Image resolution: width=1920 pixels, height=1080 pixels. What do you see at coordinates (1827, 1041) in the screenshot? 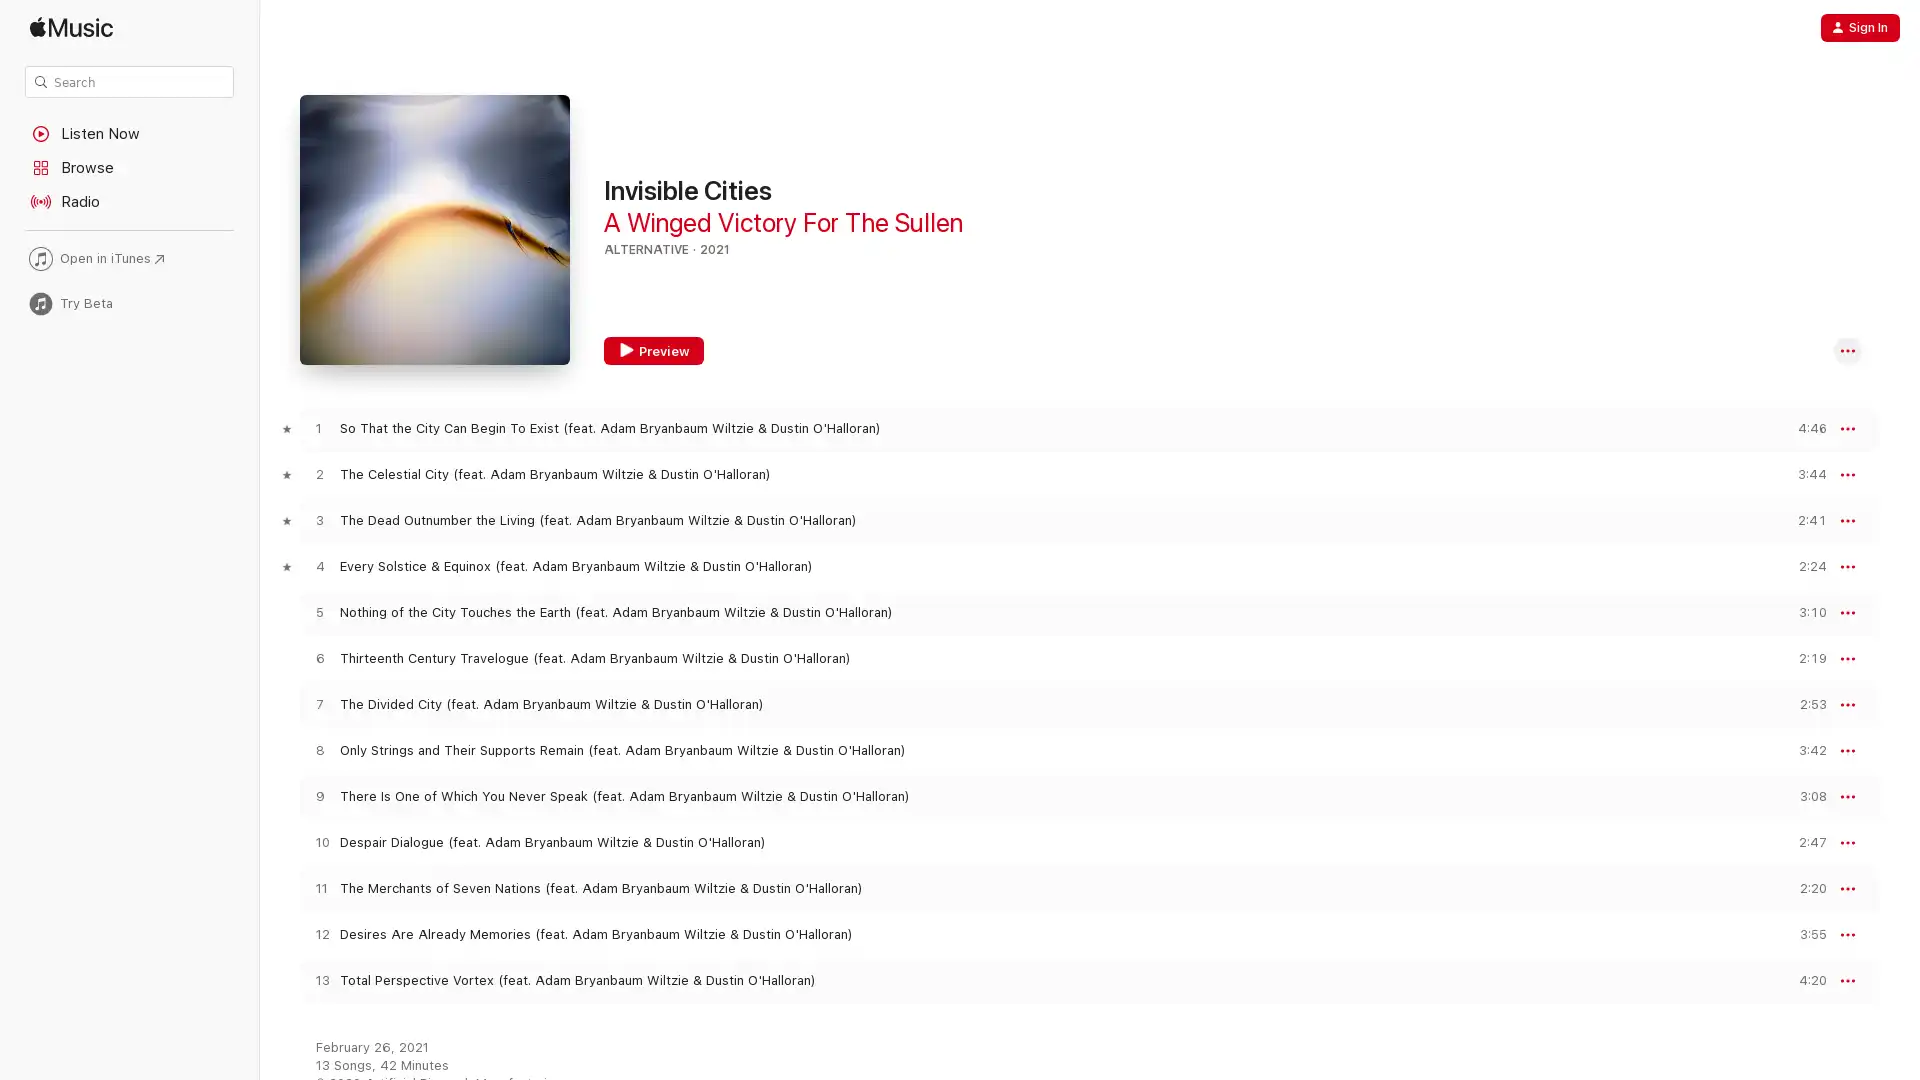
I see `Try It Free` at bounding box center [1827, 1041].